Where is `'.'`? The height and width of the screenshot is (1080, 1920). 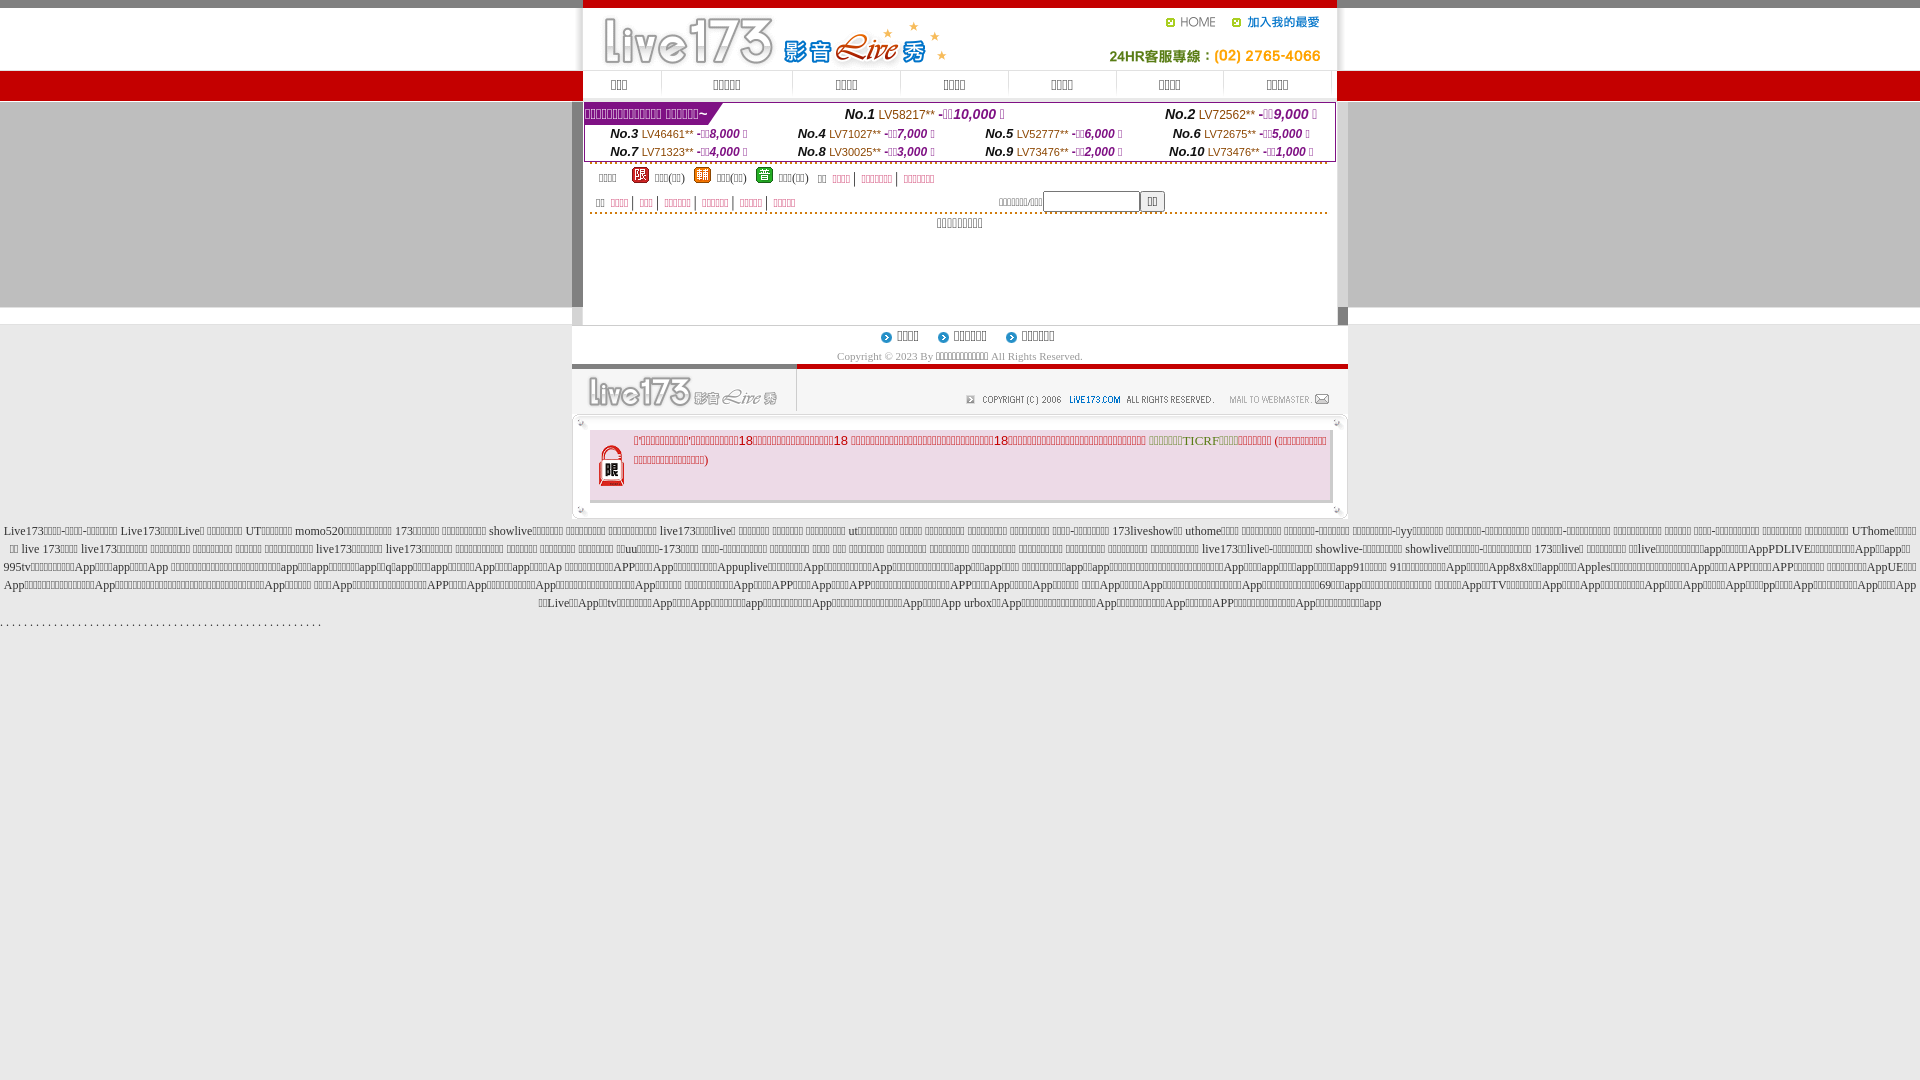
'.' is located at coordinates (156, 620).